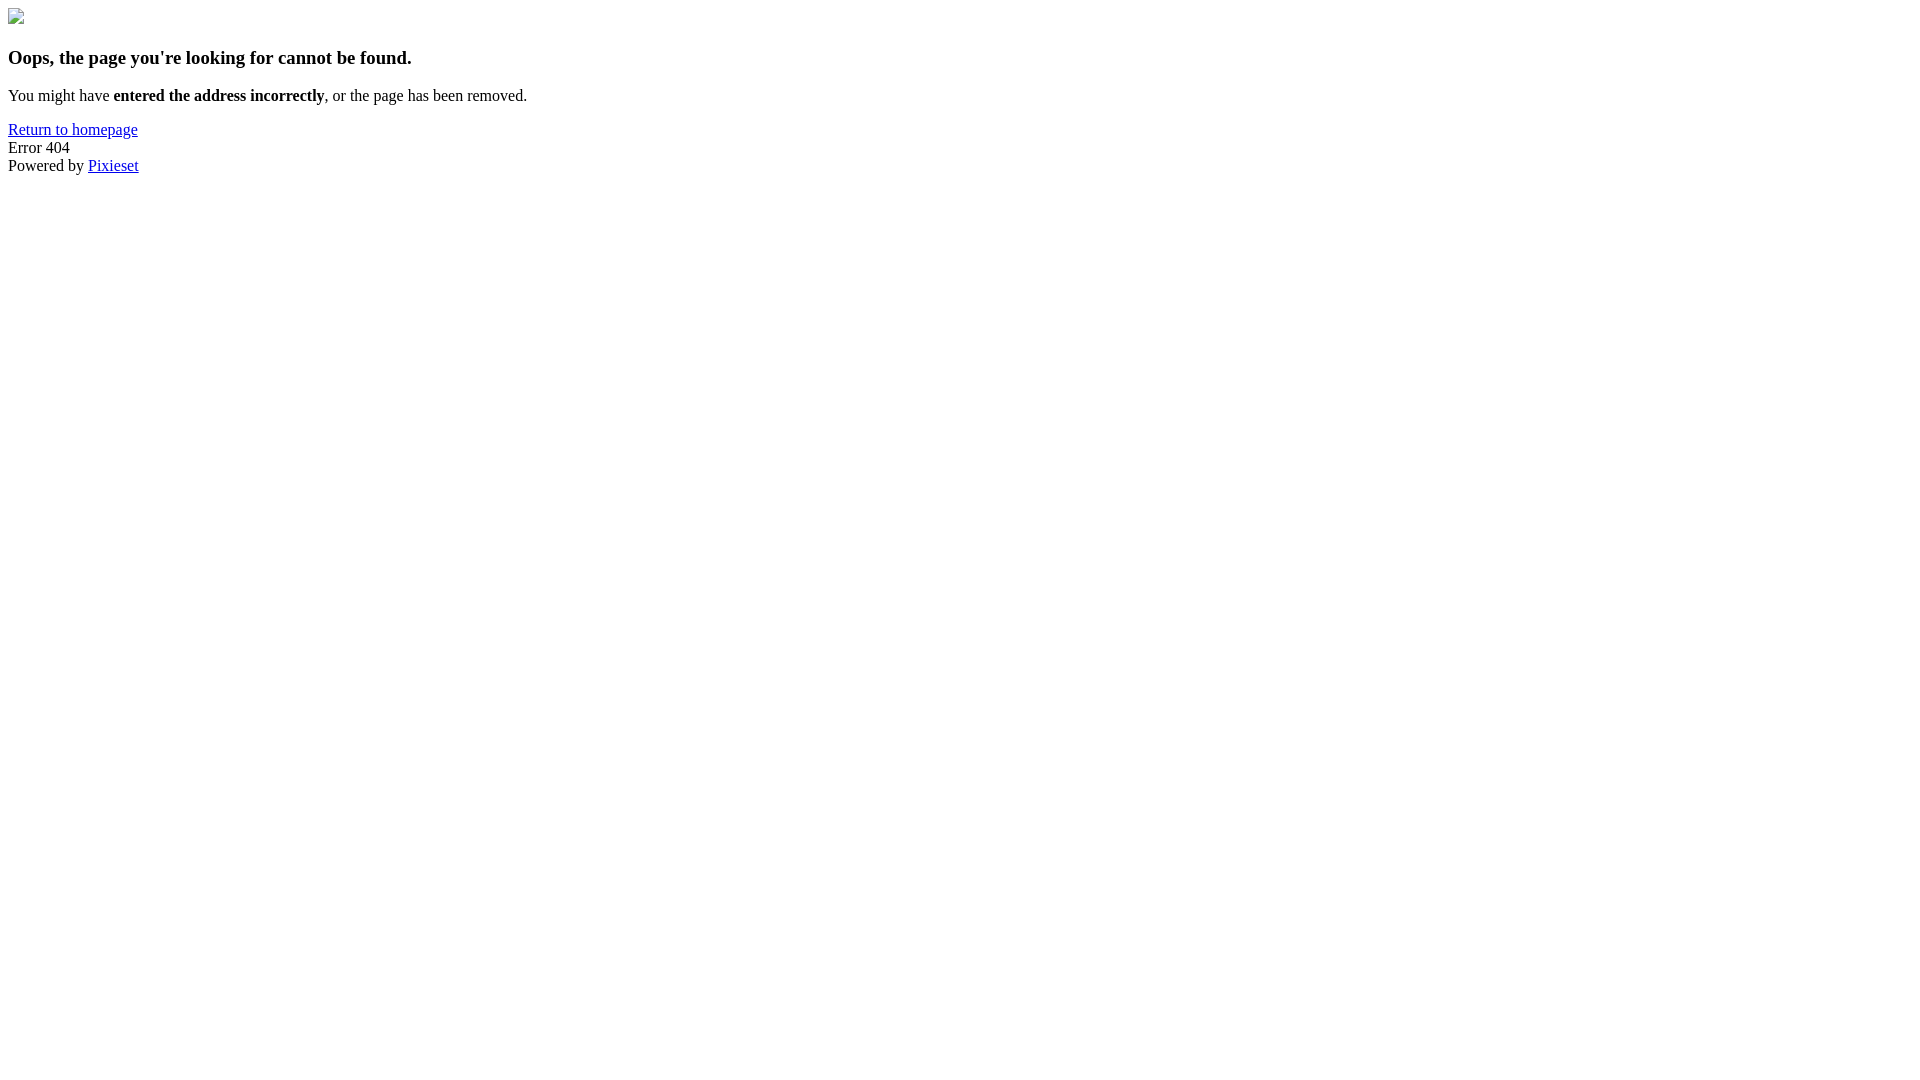 Image resolution: width=1920 pixels, height=1080 pixels. I want to click on 'Pixieset', so click(112, 164).